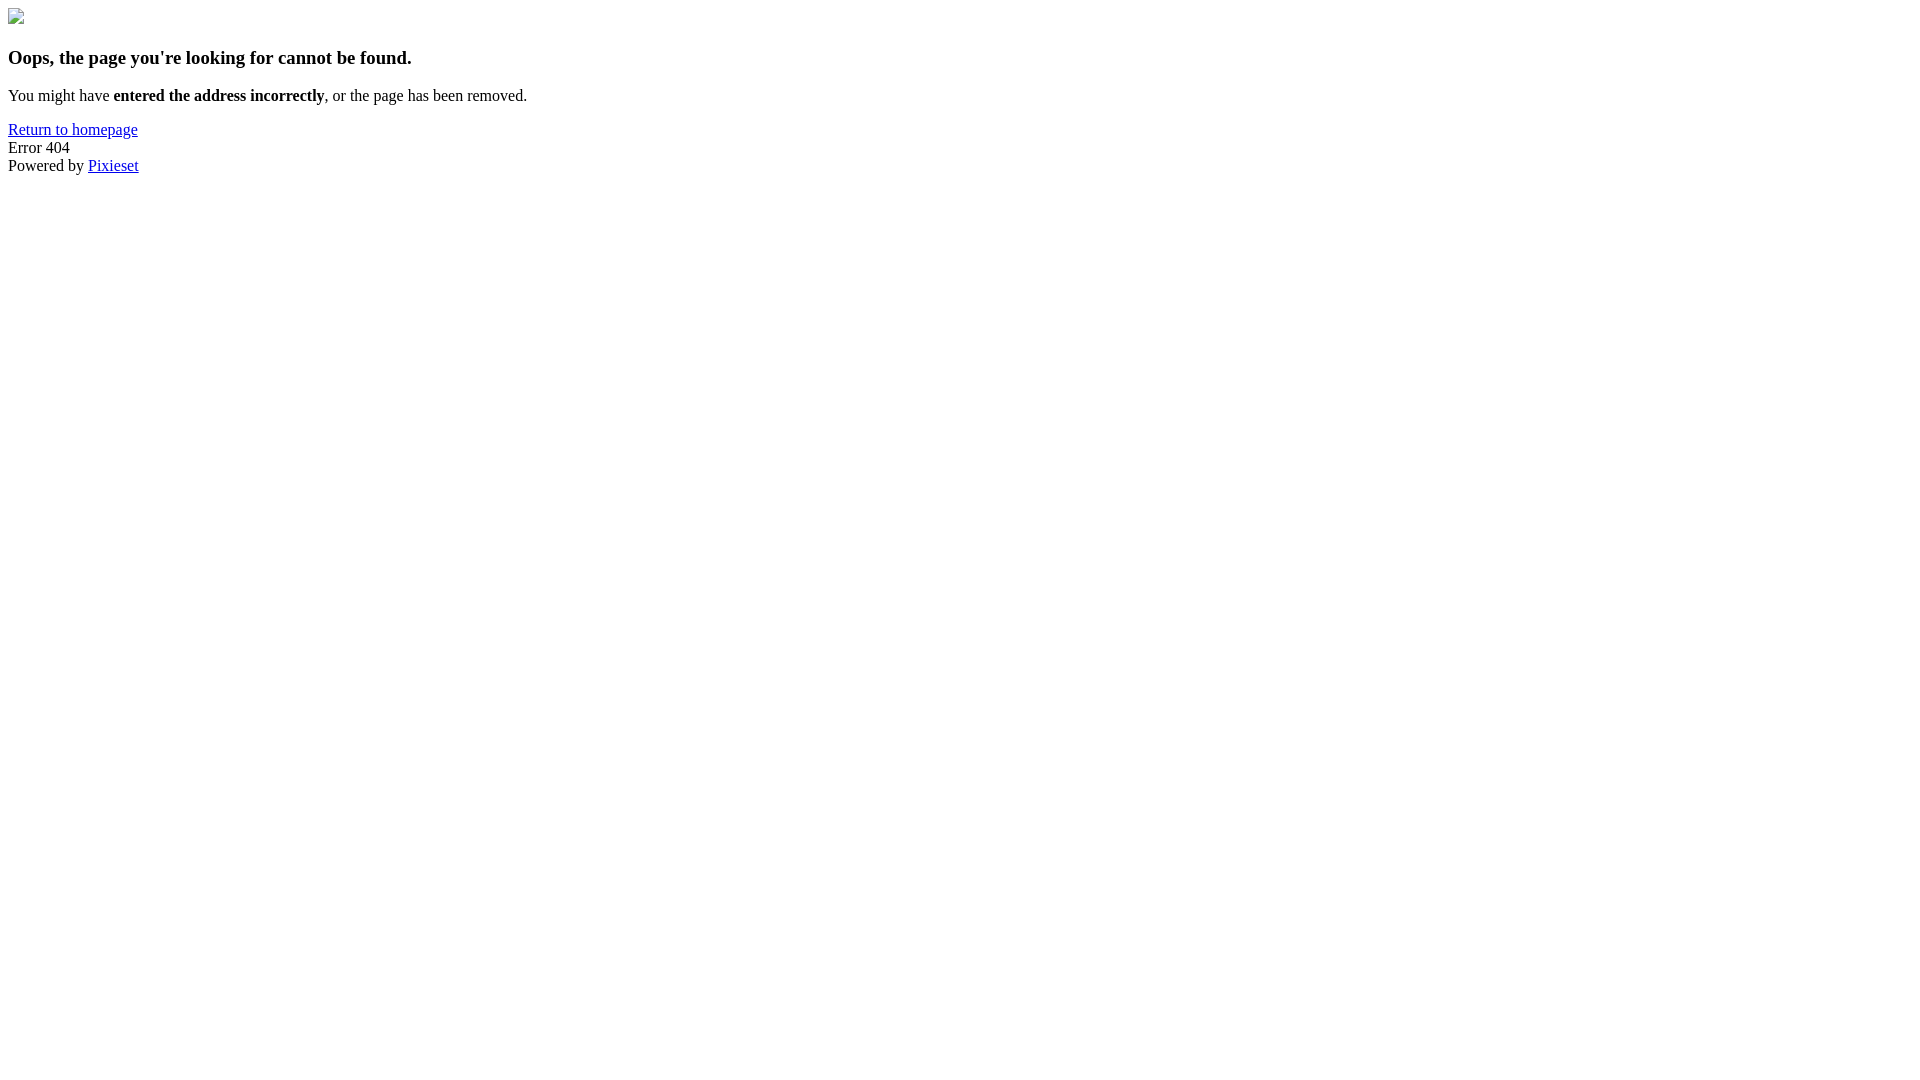 Image resolution: width=1920 pixels, height=1080 pixels. I want to click on 'Pixieset', so click(112, 164).